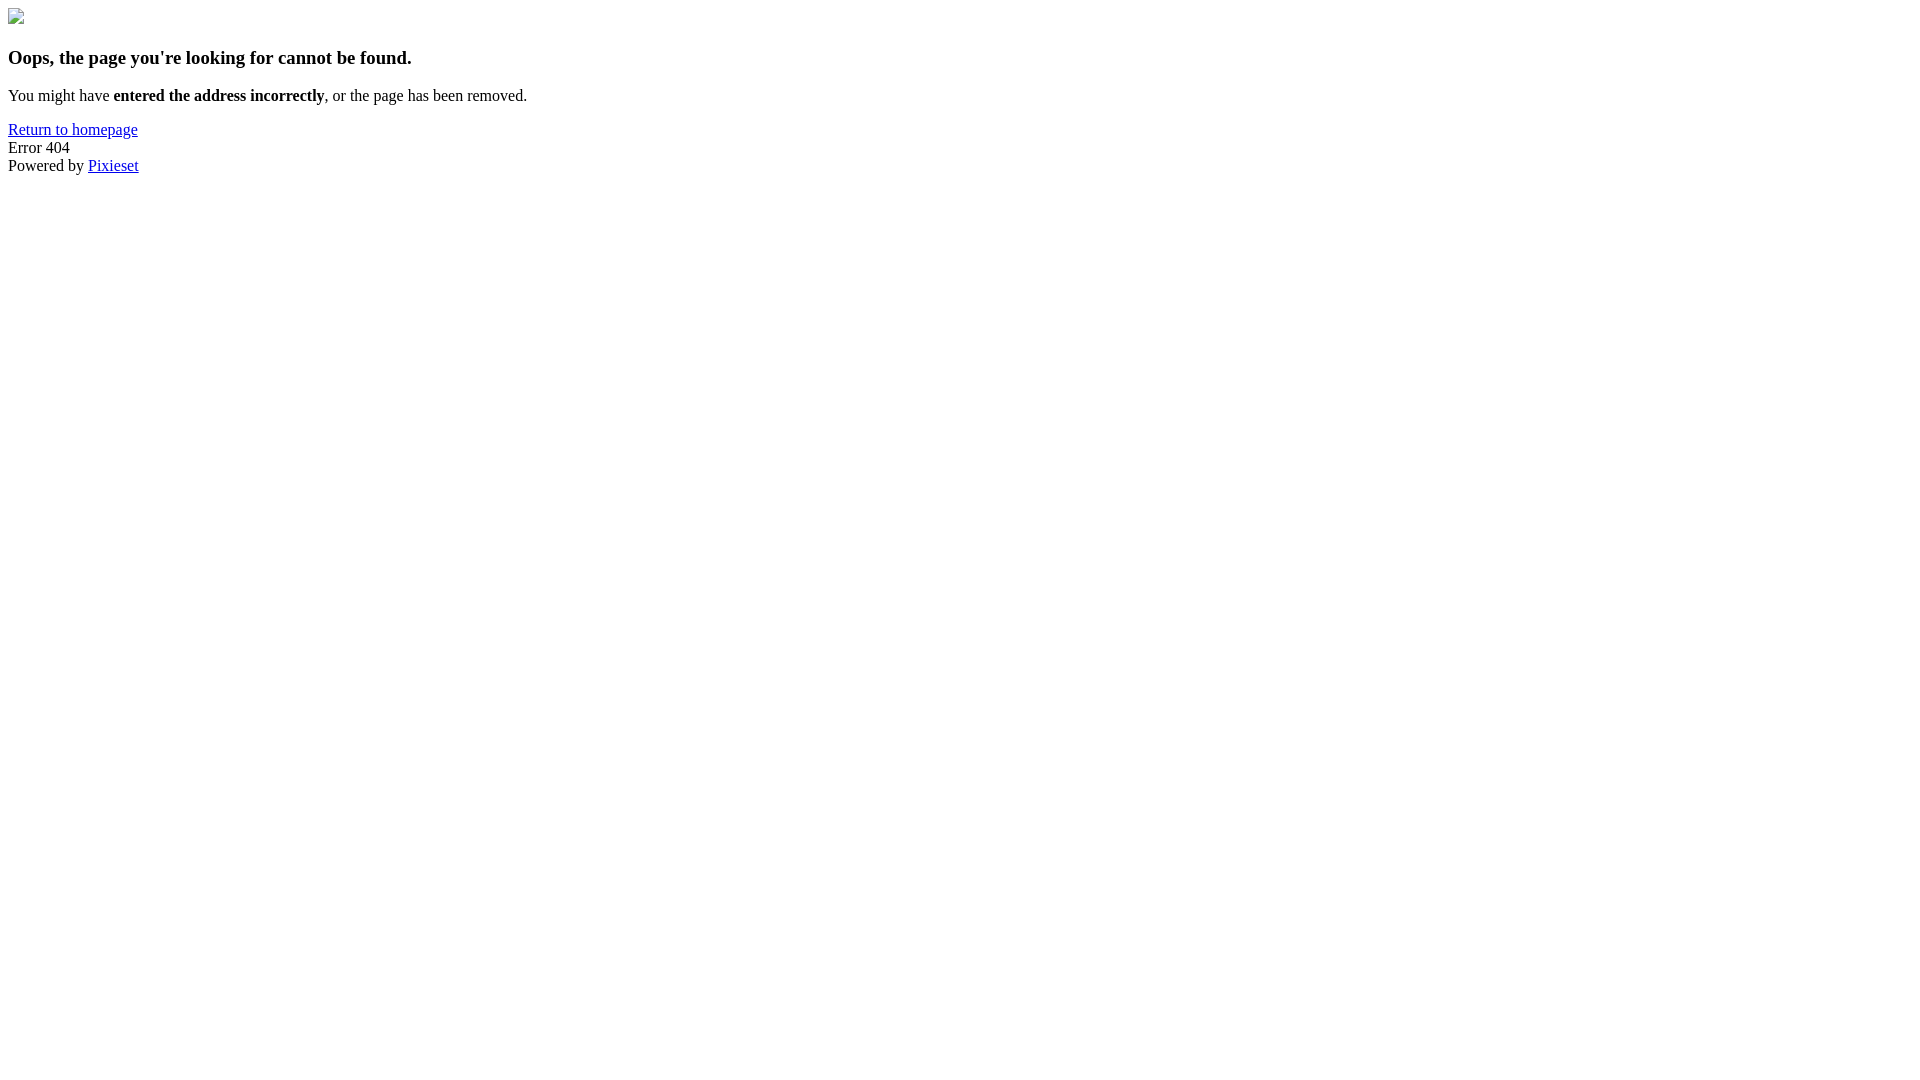 Image resolution: width=1920 pixels, height=1080 pixels. I want to click on 'Pixieset', so click(112, 164).